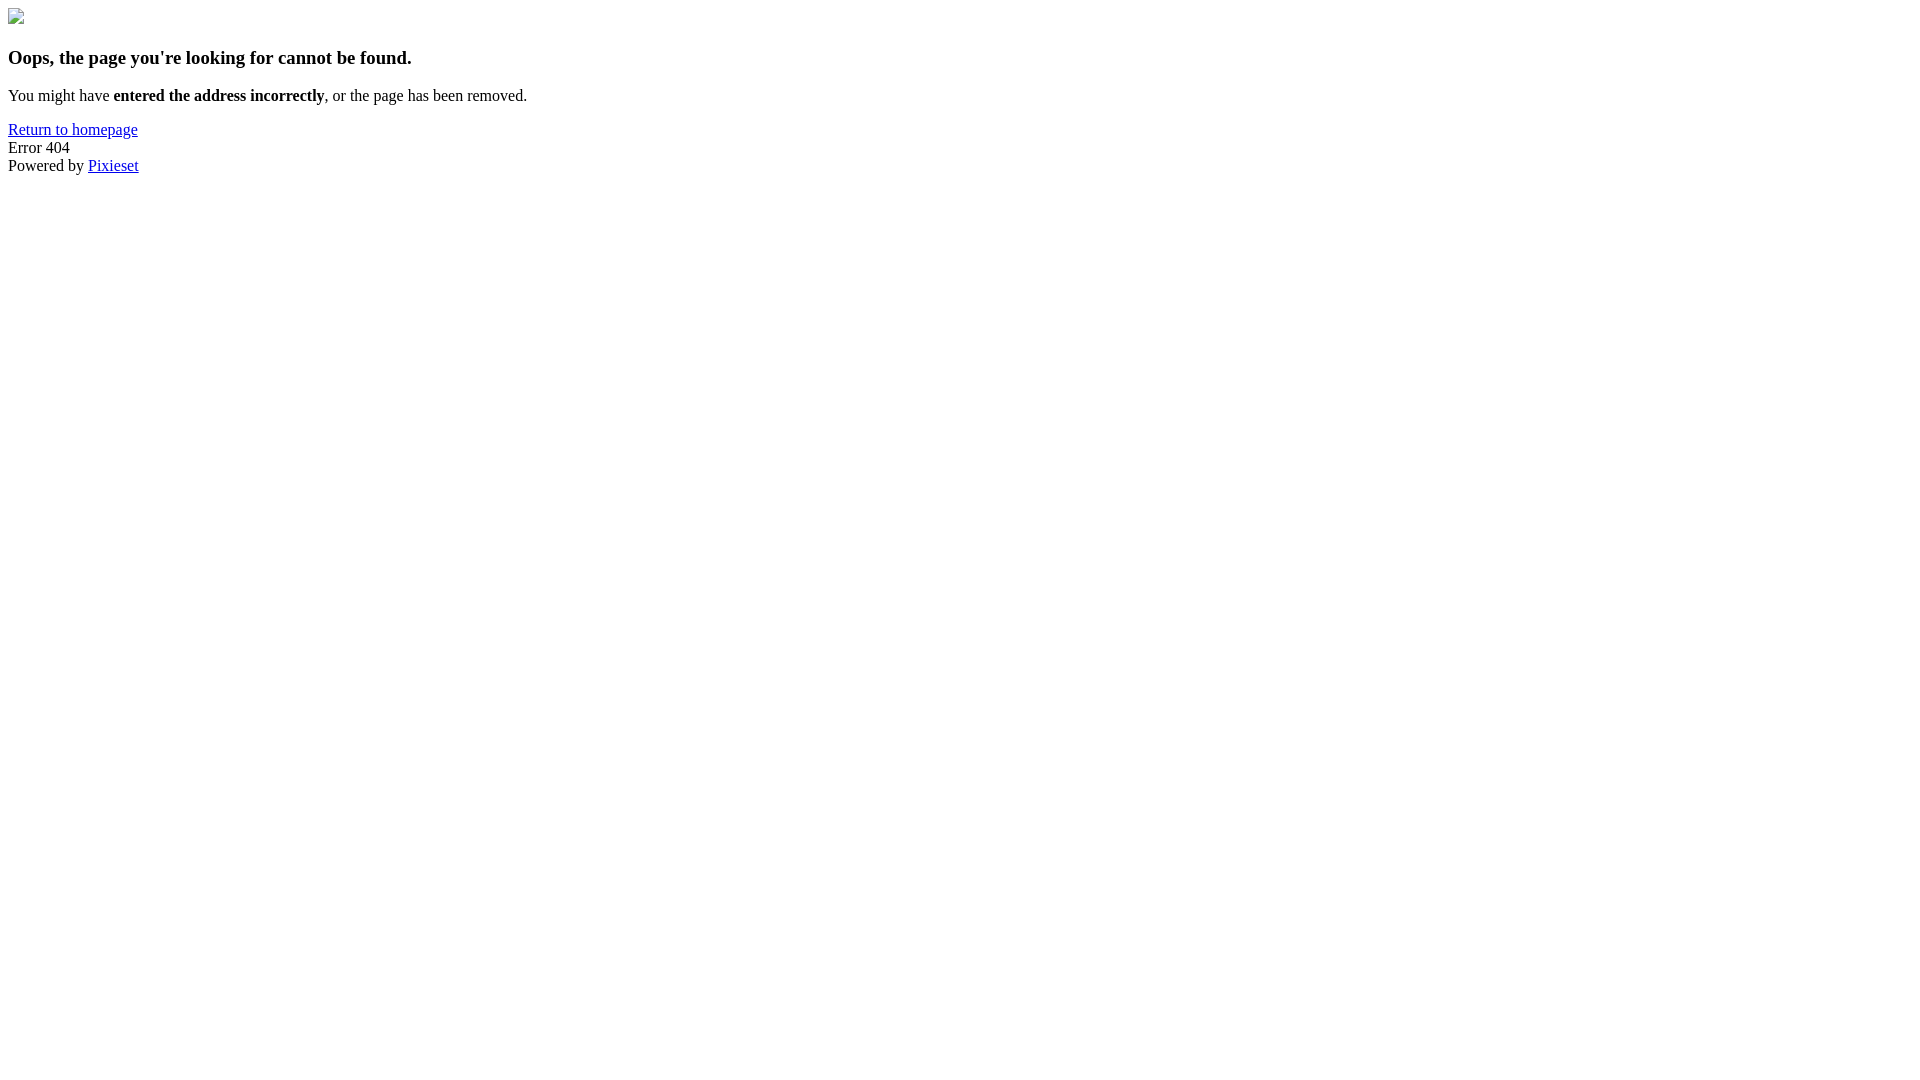 Image resolution: width=1920 pixels, height=1080 pixels. I want to click on 'Pixieset', so click(112, 164).